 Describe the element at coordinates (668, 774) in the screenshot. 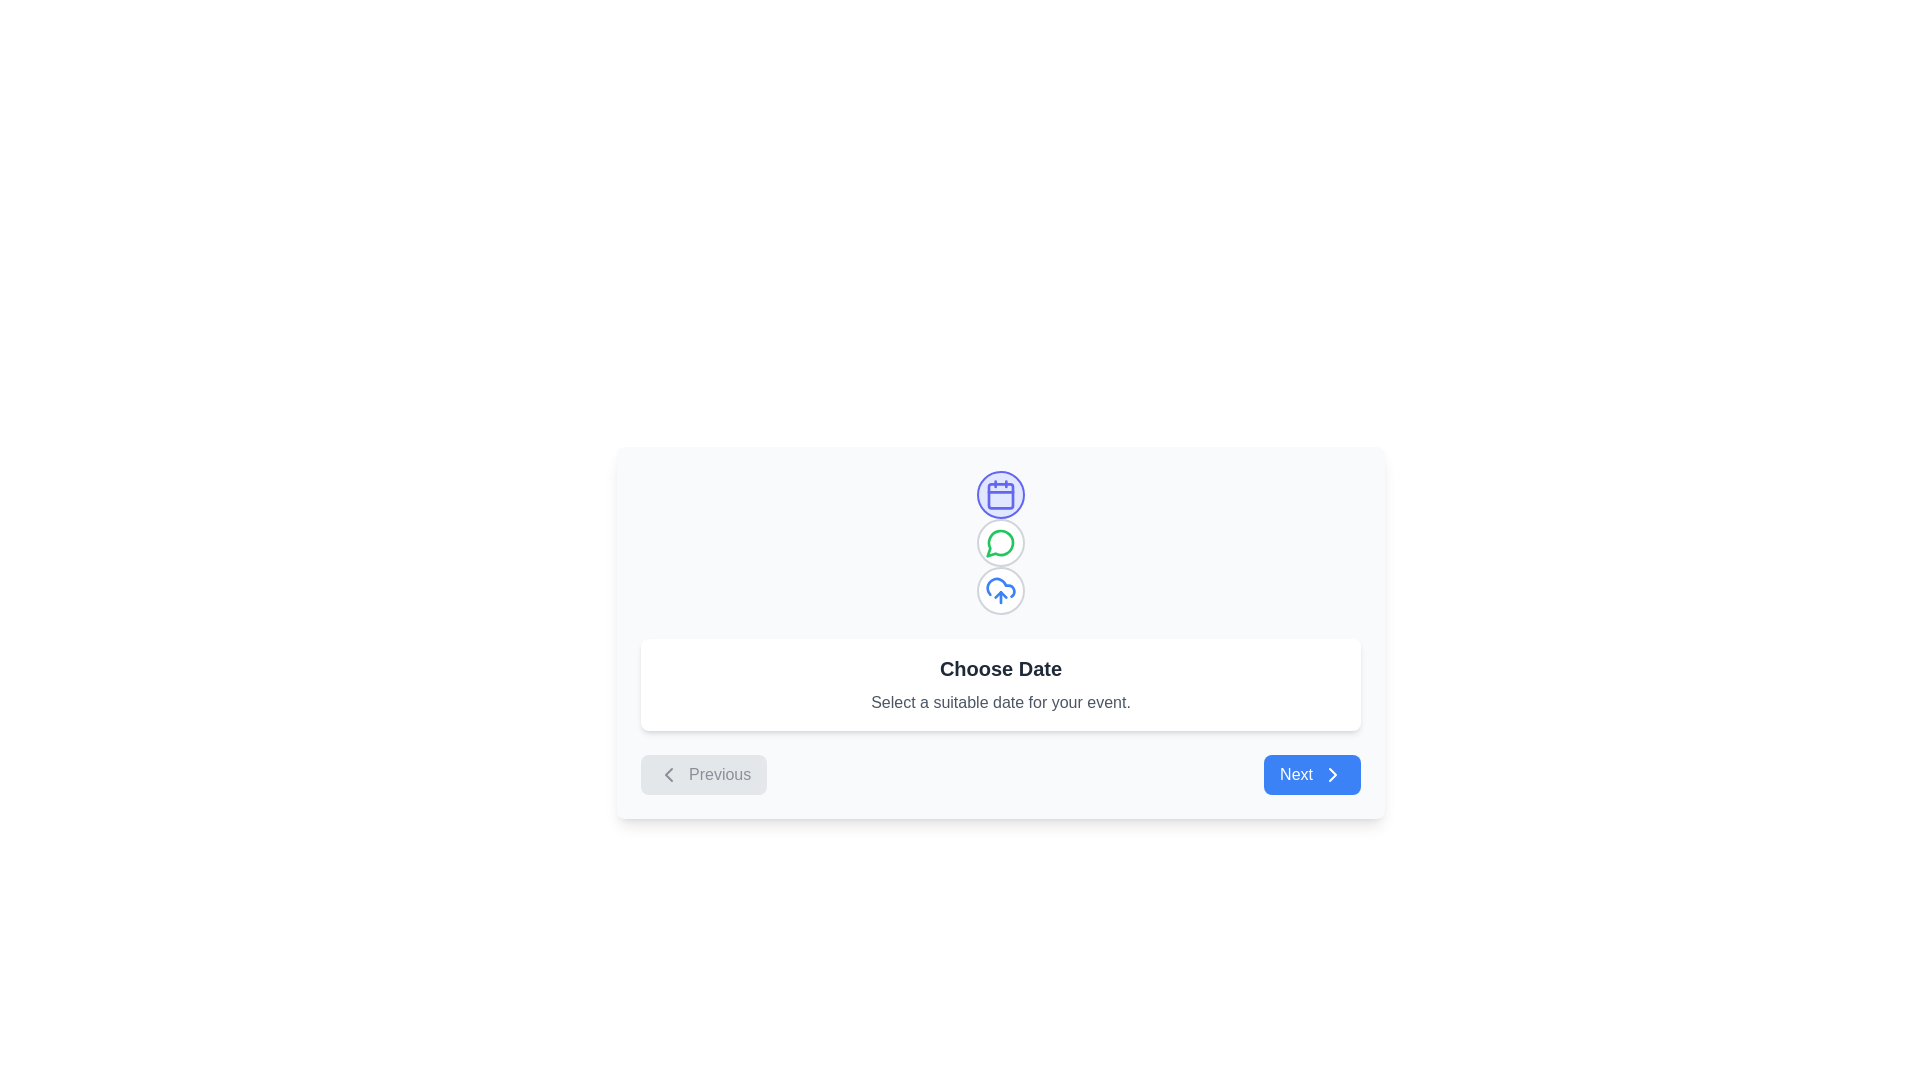

I see `the chevron icon located at the leftmost position within the 'Previous' button, which serves as a visual indicator for navigating to the previous step or page` at that location.